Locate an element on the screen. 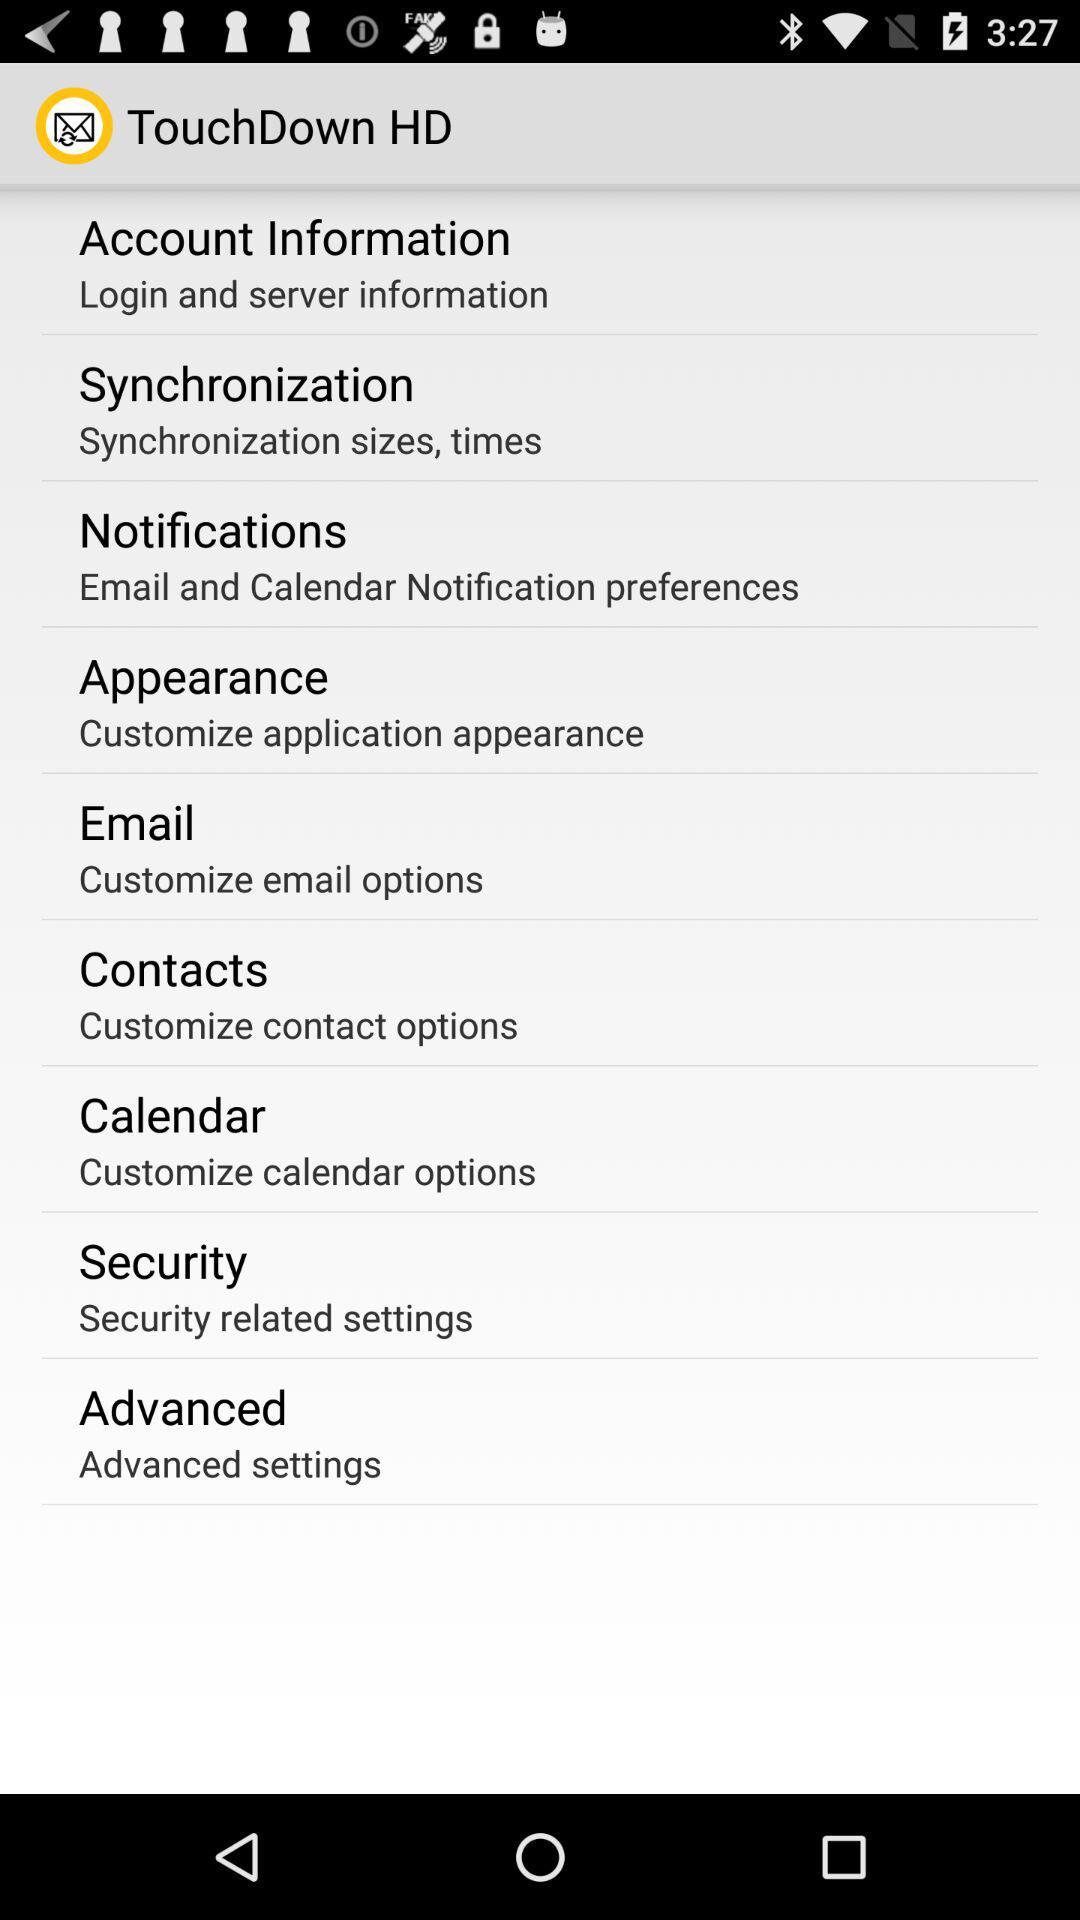 The width and height of the screenshot is (1080, 1920). the advanced settings item is located at coordinates (229, 1463).